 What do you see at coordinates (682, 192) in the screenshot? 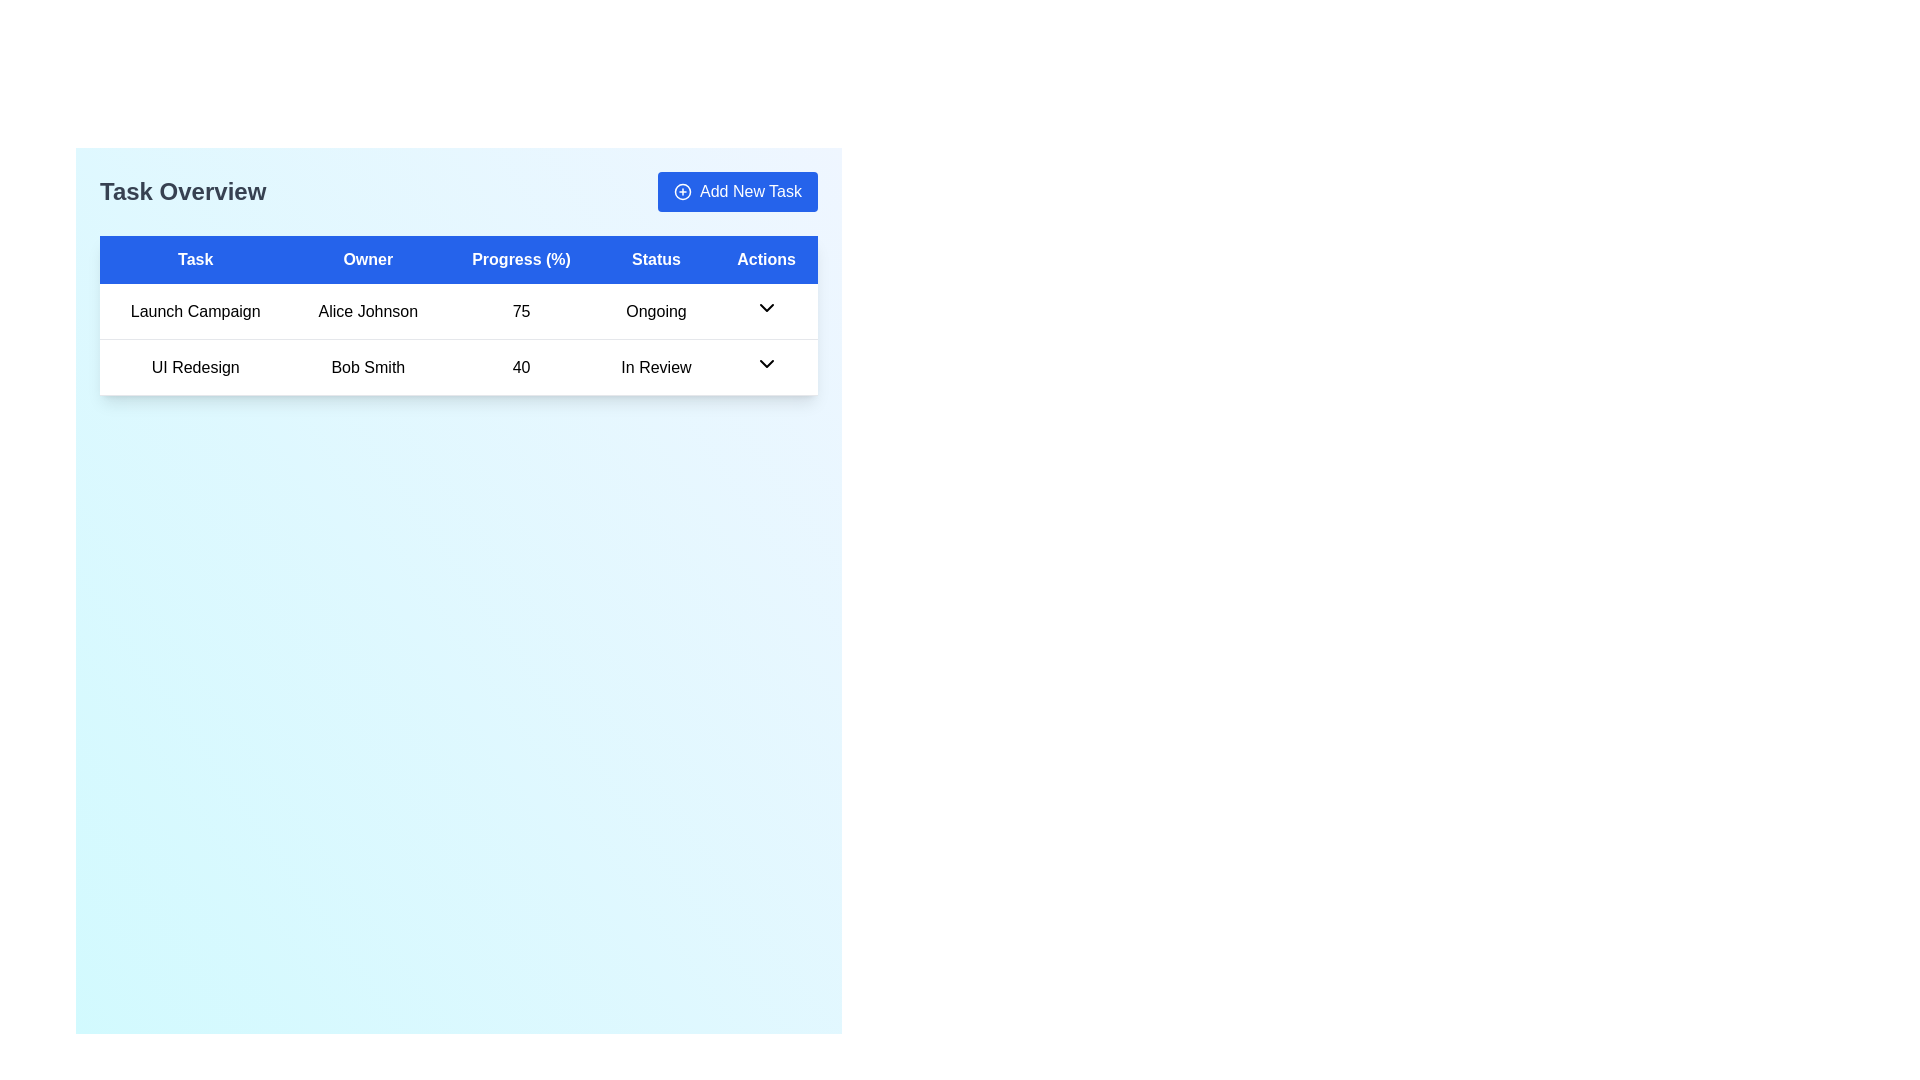
I see `the circular icon with a dark outline and centered plus sign, located to the left of the 'Add New Task' button in the top-right corner of the page` at bounding box center [682, 192].